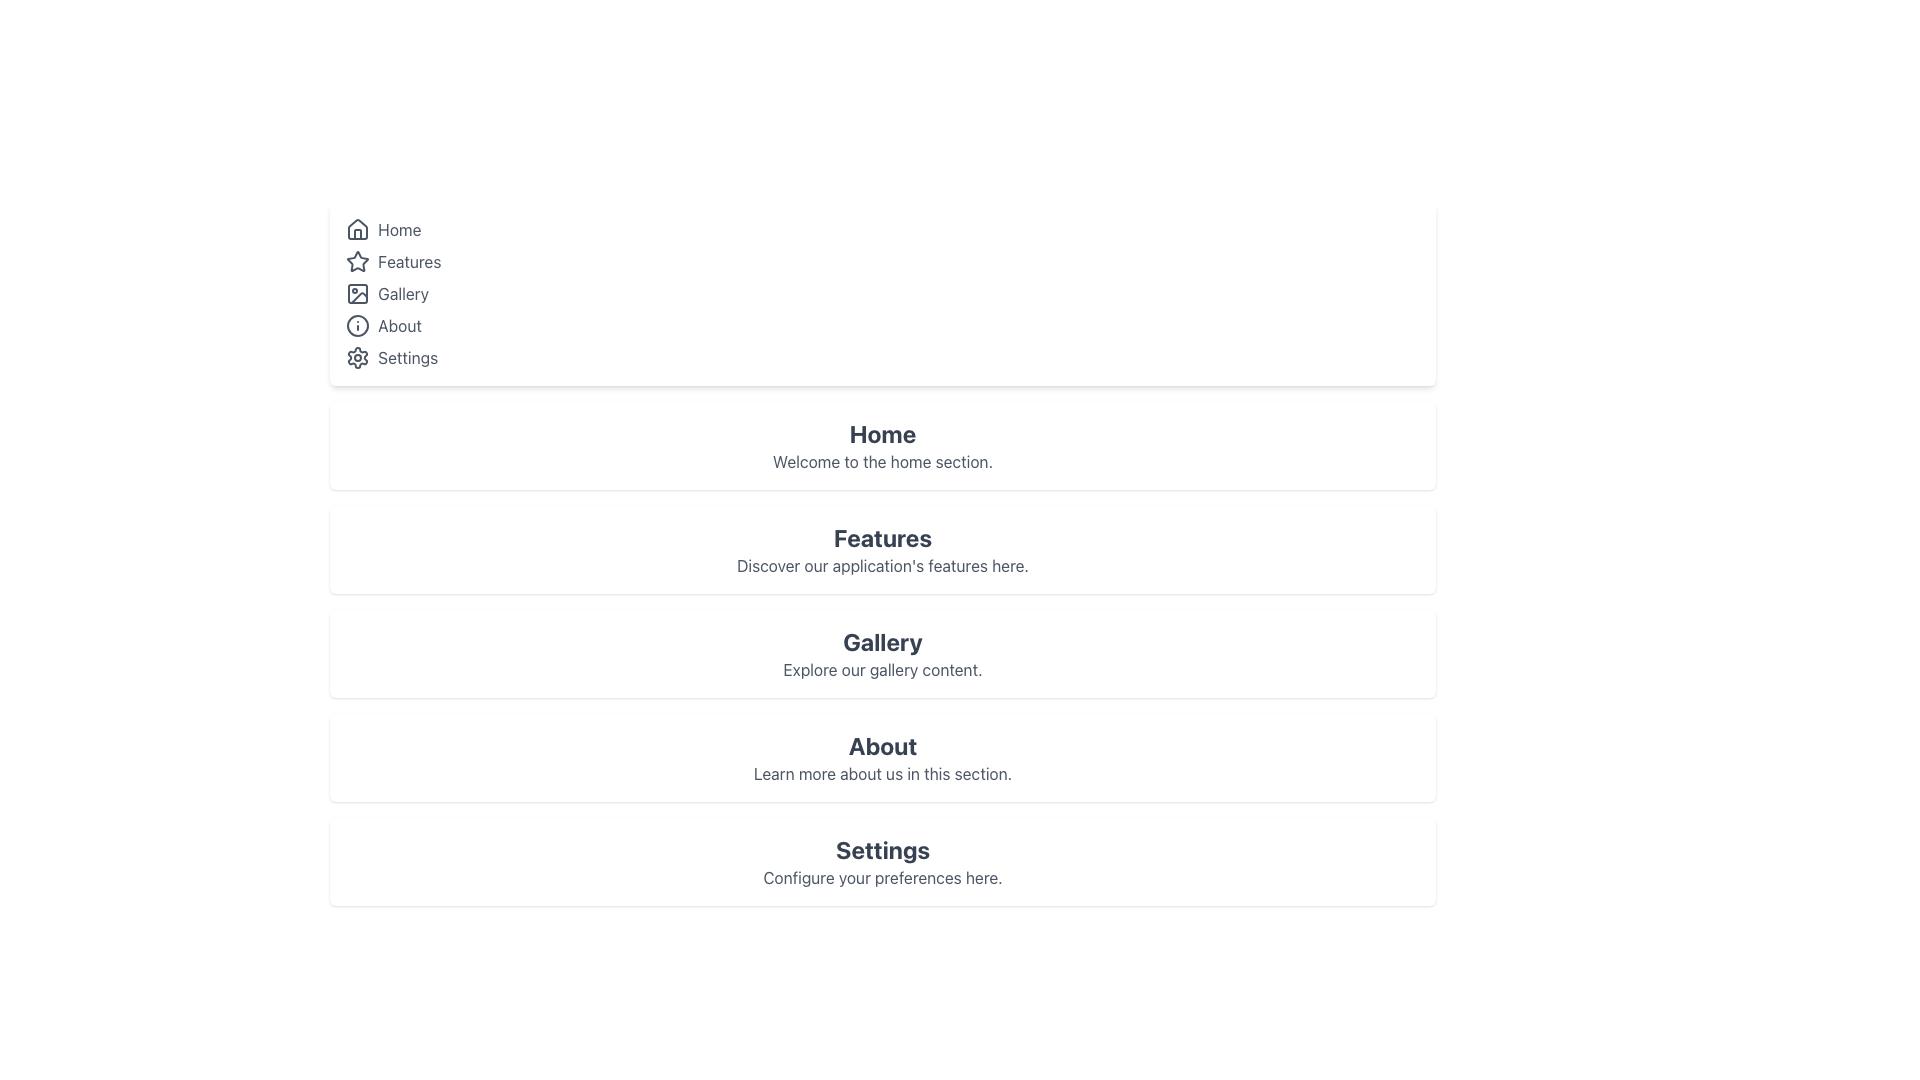 The height and width of the screenshot is (1080, 1920). What do you see at coordinates (882, 654) in the screenshot?
I see `content displayed in the 'Gallery' section, which includes the title 'Gallery' and the subtitle 'Explore our gallery content.'` at bounding box center [882, 654].